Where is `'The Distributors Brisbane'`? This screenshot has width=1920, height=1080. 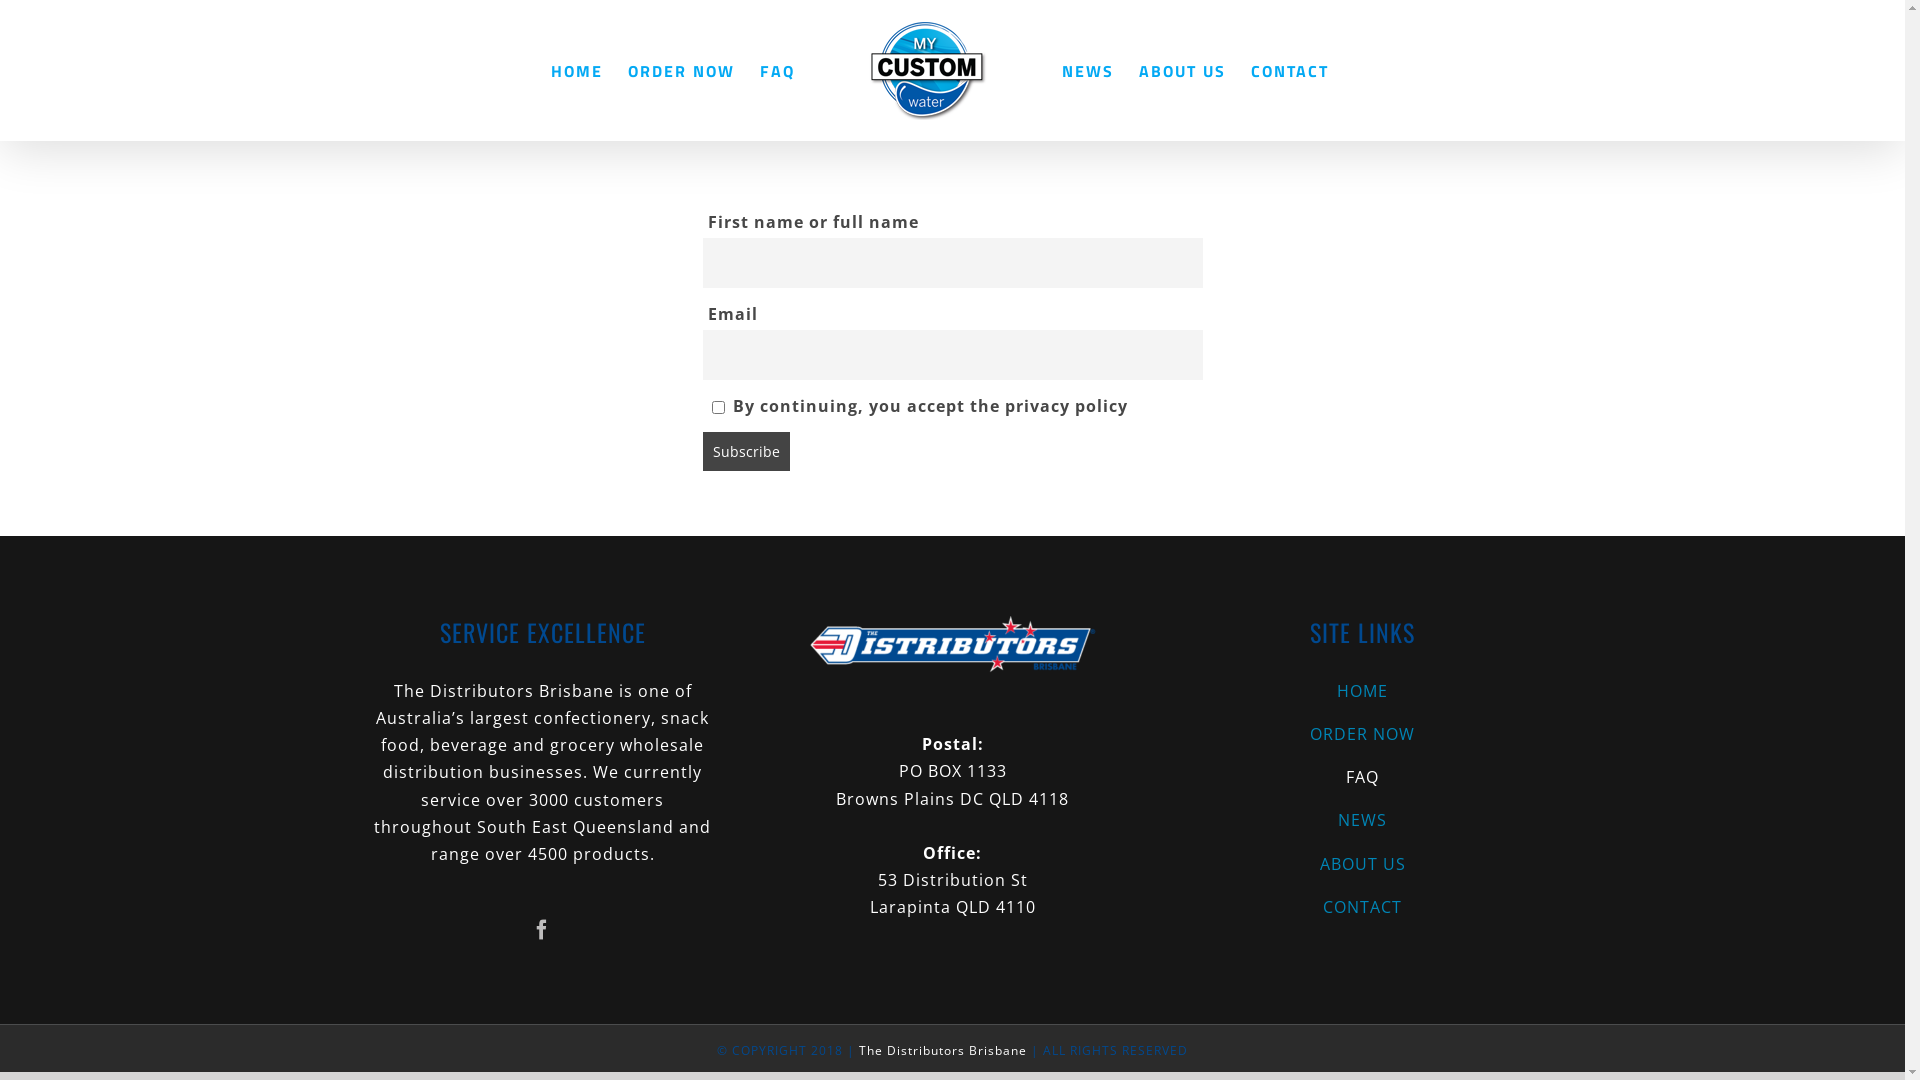
'The Distributors Brisbane' is located at coordinates (941, 1049).